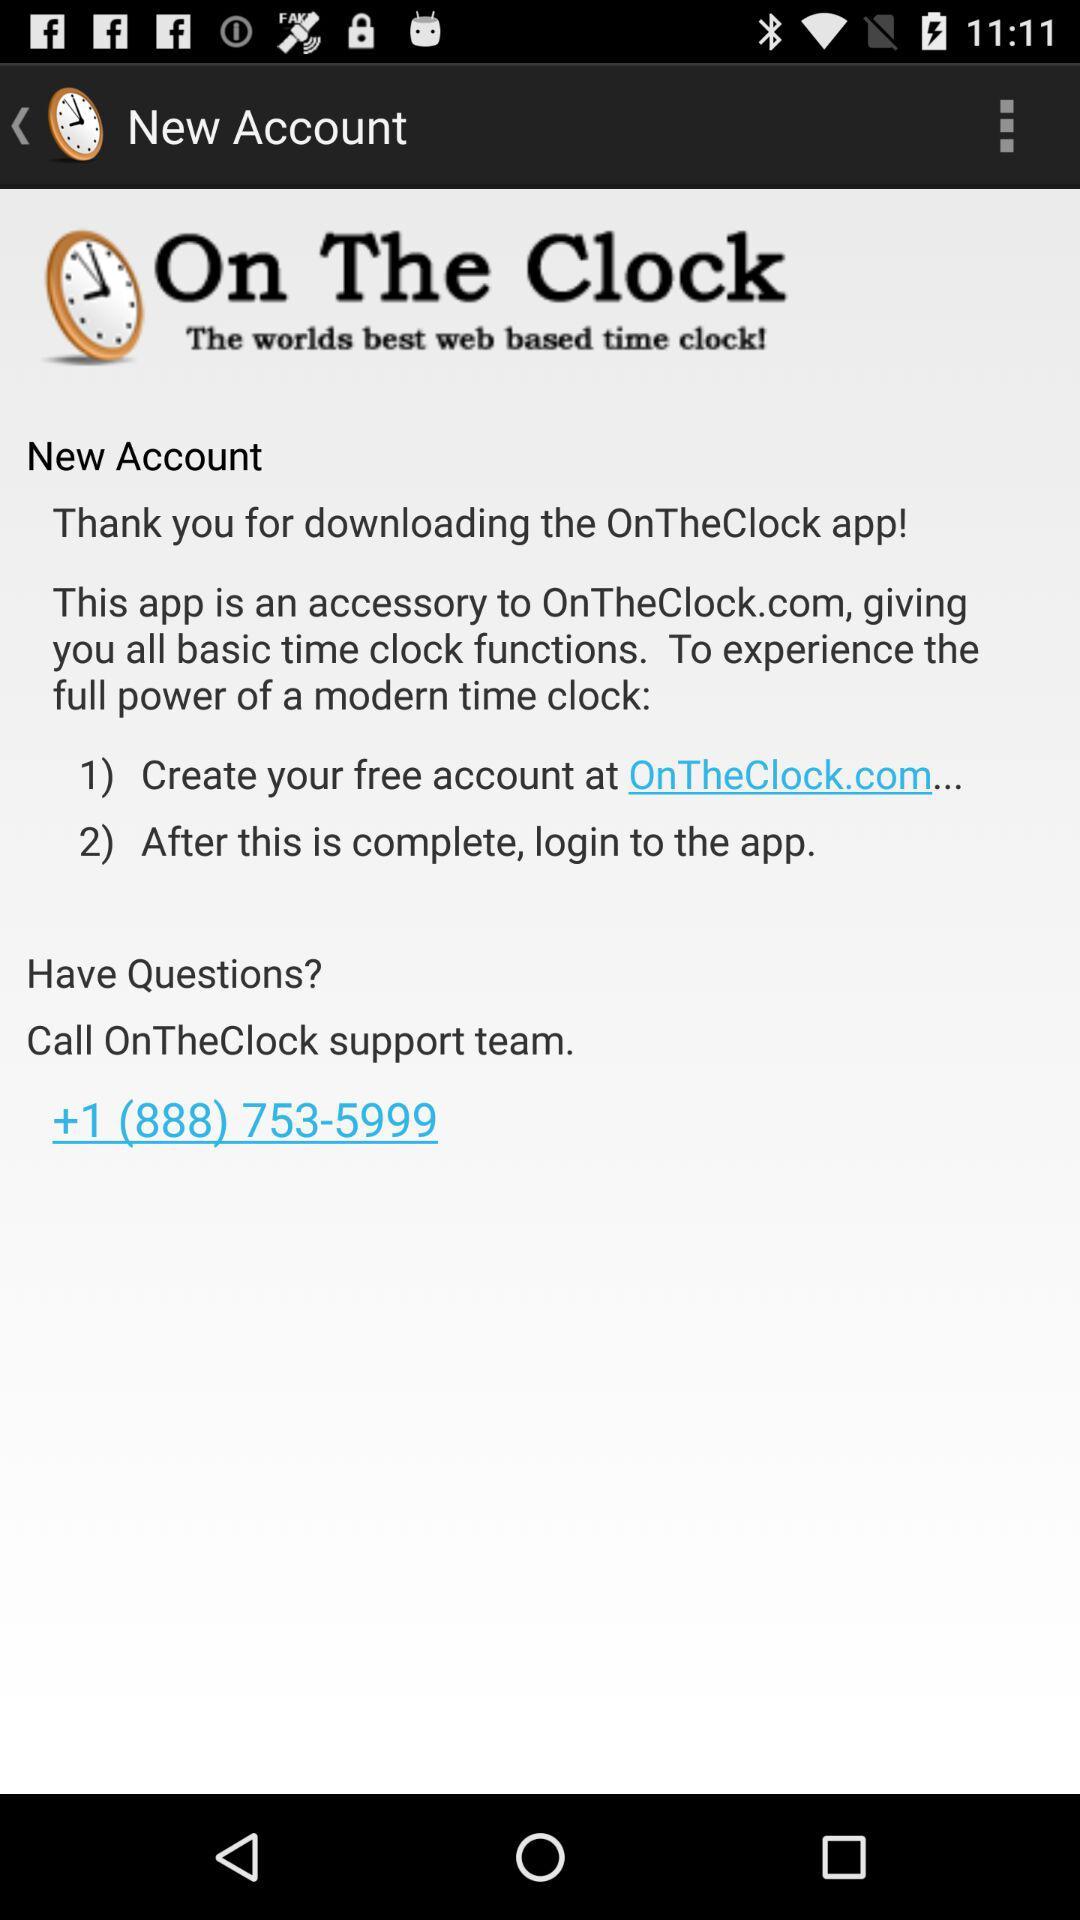 The image size is (1080, 1920). Describe the element at coordinates (538, 772) in the screenshot. I see `create your free item` at that location.